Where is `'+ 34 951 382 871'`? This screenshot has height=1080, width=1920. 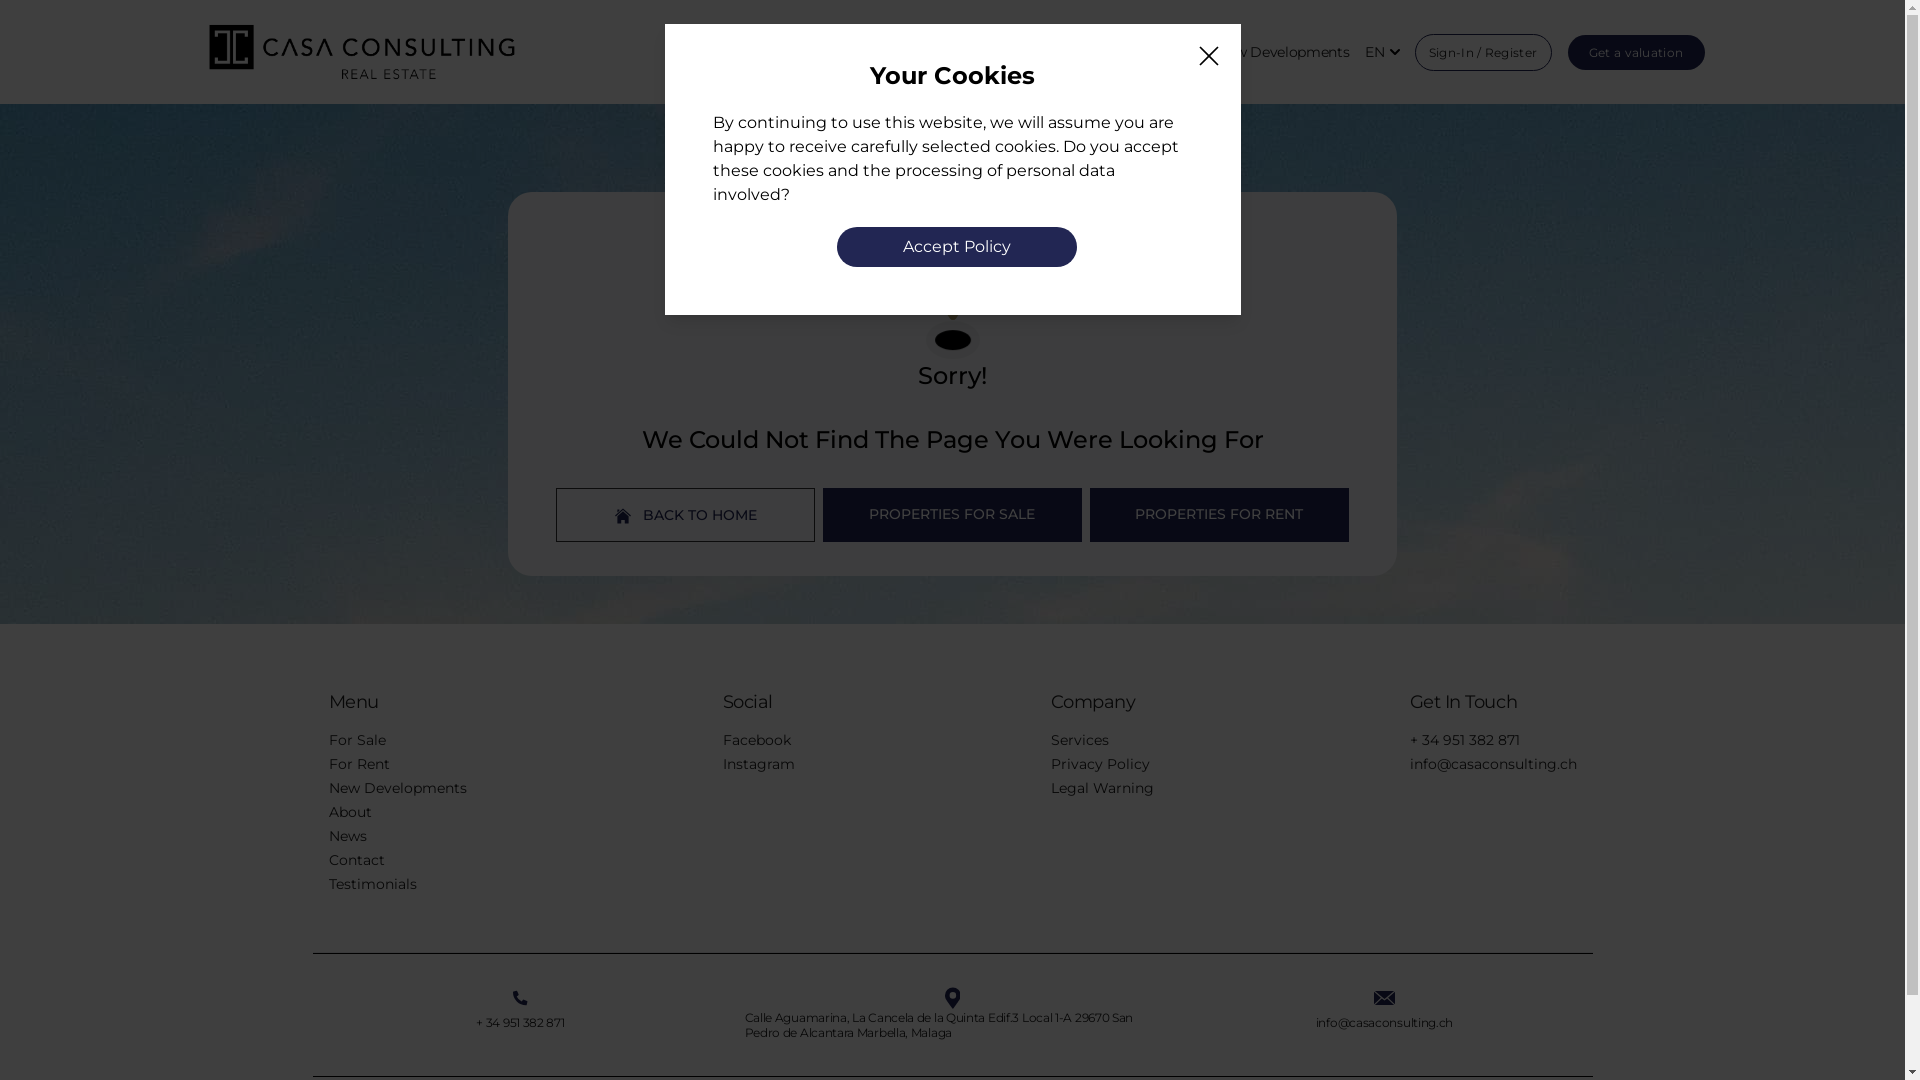
'+ 34 951 382 871' is located at coordinates (519, 1022).